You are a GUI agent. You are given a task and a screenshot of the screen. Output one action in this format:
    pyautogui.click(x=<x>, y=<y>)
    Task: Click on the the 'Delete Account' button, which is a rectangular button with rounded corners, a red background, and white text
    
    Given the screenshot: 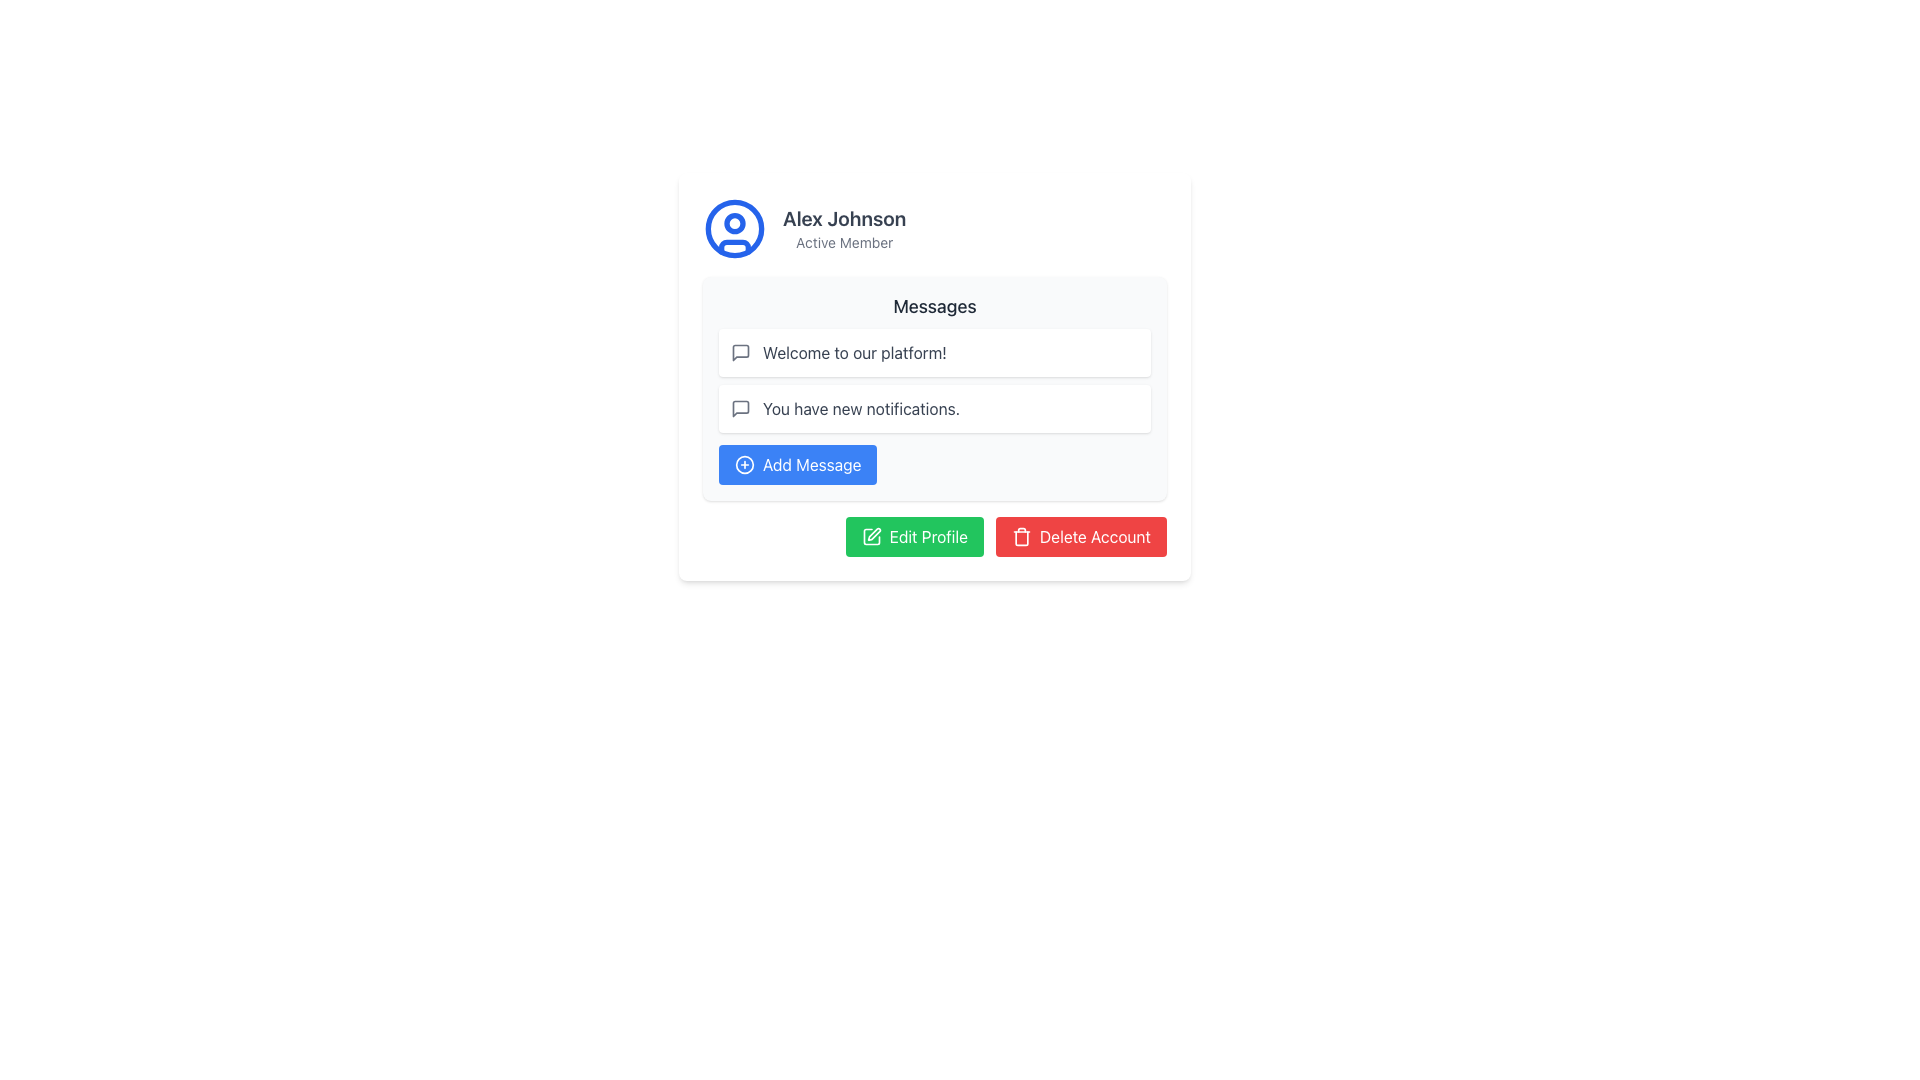 What is the action you would take?
    pyautogui.click(x=1080, y=535)
    